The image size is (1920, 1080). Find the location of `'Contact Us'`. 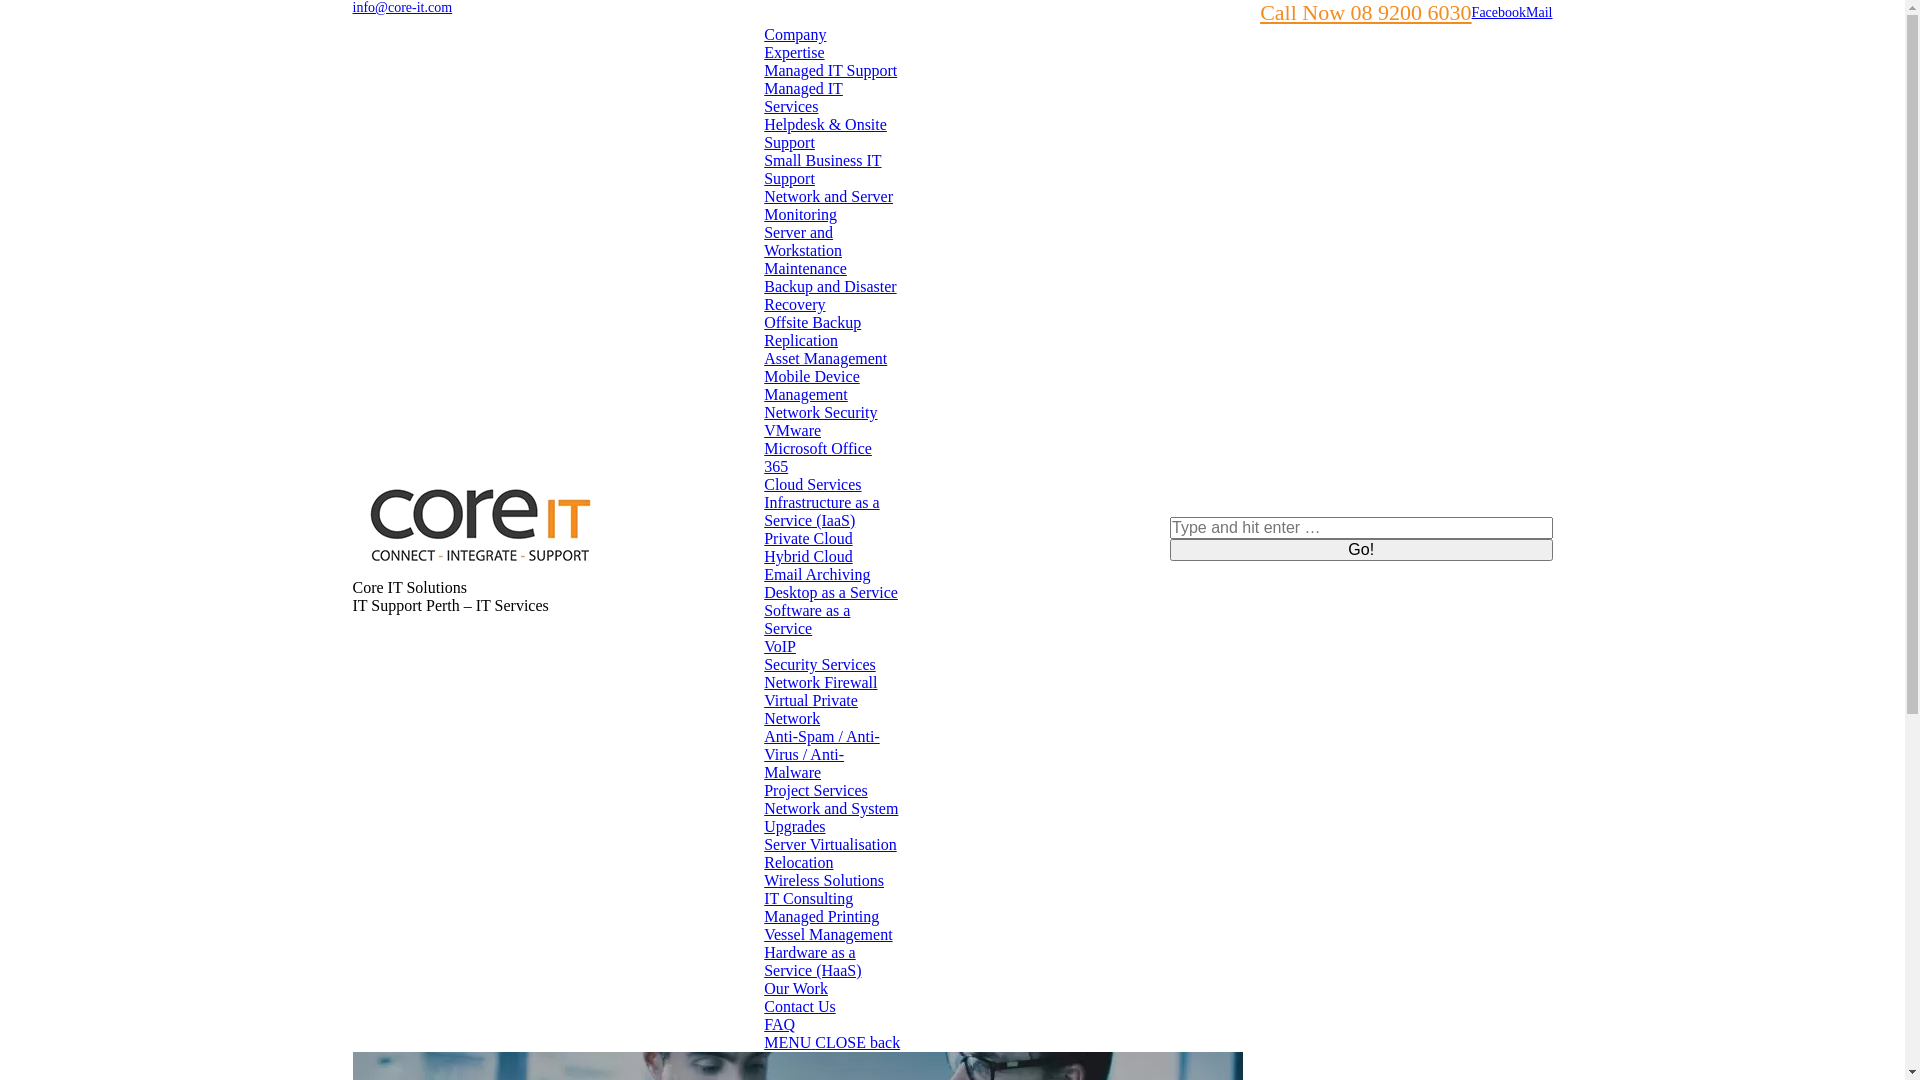

'Contact Us' is located at coordinates (800, 1006).